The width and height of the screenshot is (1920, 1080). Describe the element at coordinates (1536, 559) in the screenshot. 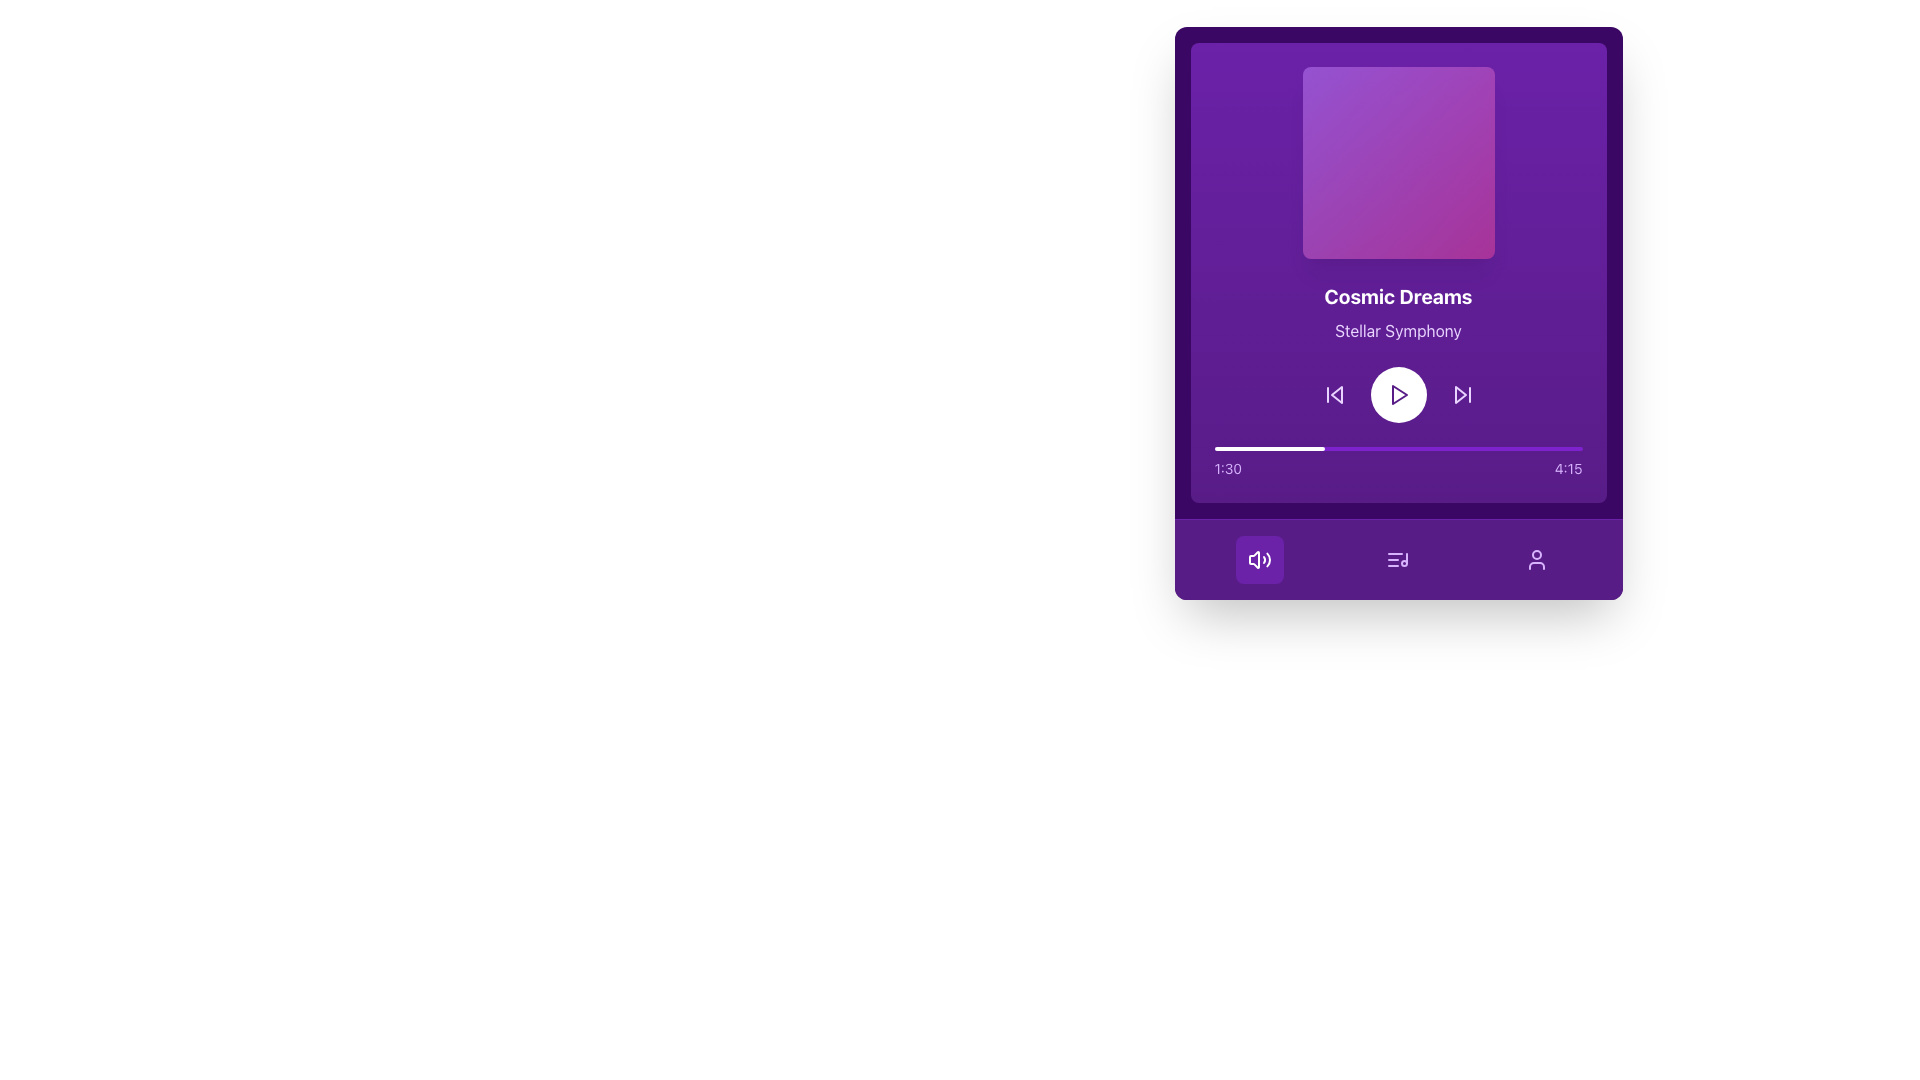

I see `the user profile icon located at the bottom right of the application interface` at that location.